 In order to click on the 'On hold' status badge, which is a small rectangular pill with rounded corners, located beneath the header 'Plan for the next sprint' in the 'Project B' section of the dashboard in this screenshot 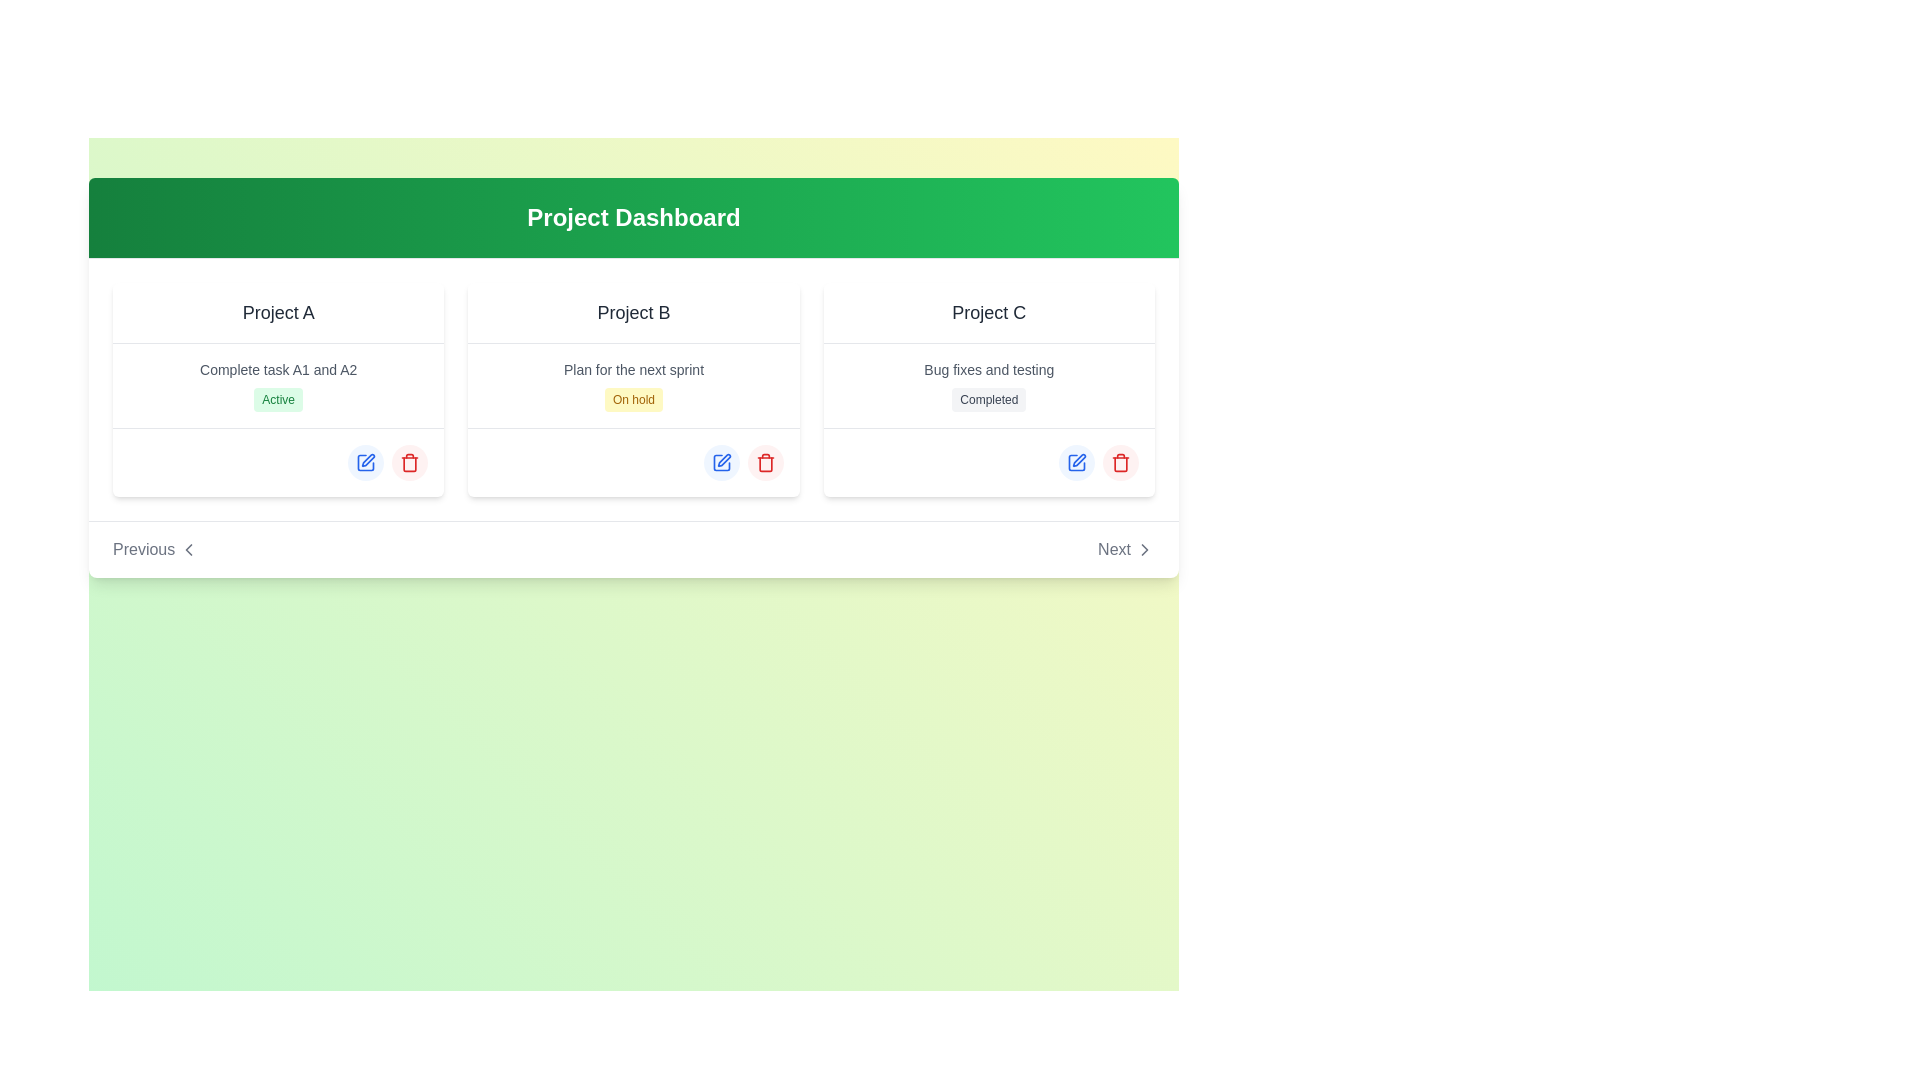, I will do `click(632, 400)`.